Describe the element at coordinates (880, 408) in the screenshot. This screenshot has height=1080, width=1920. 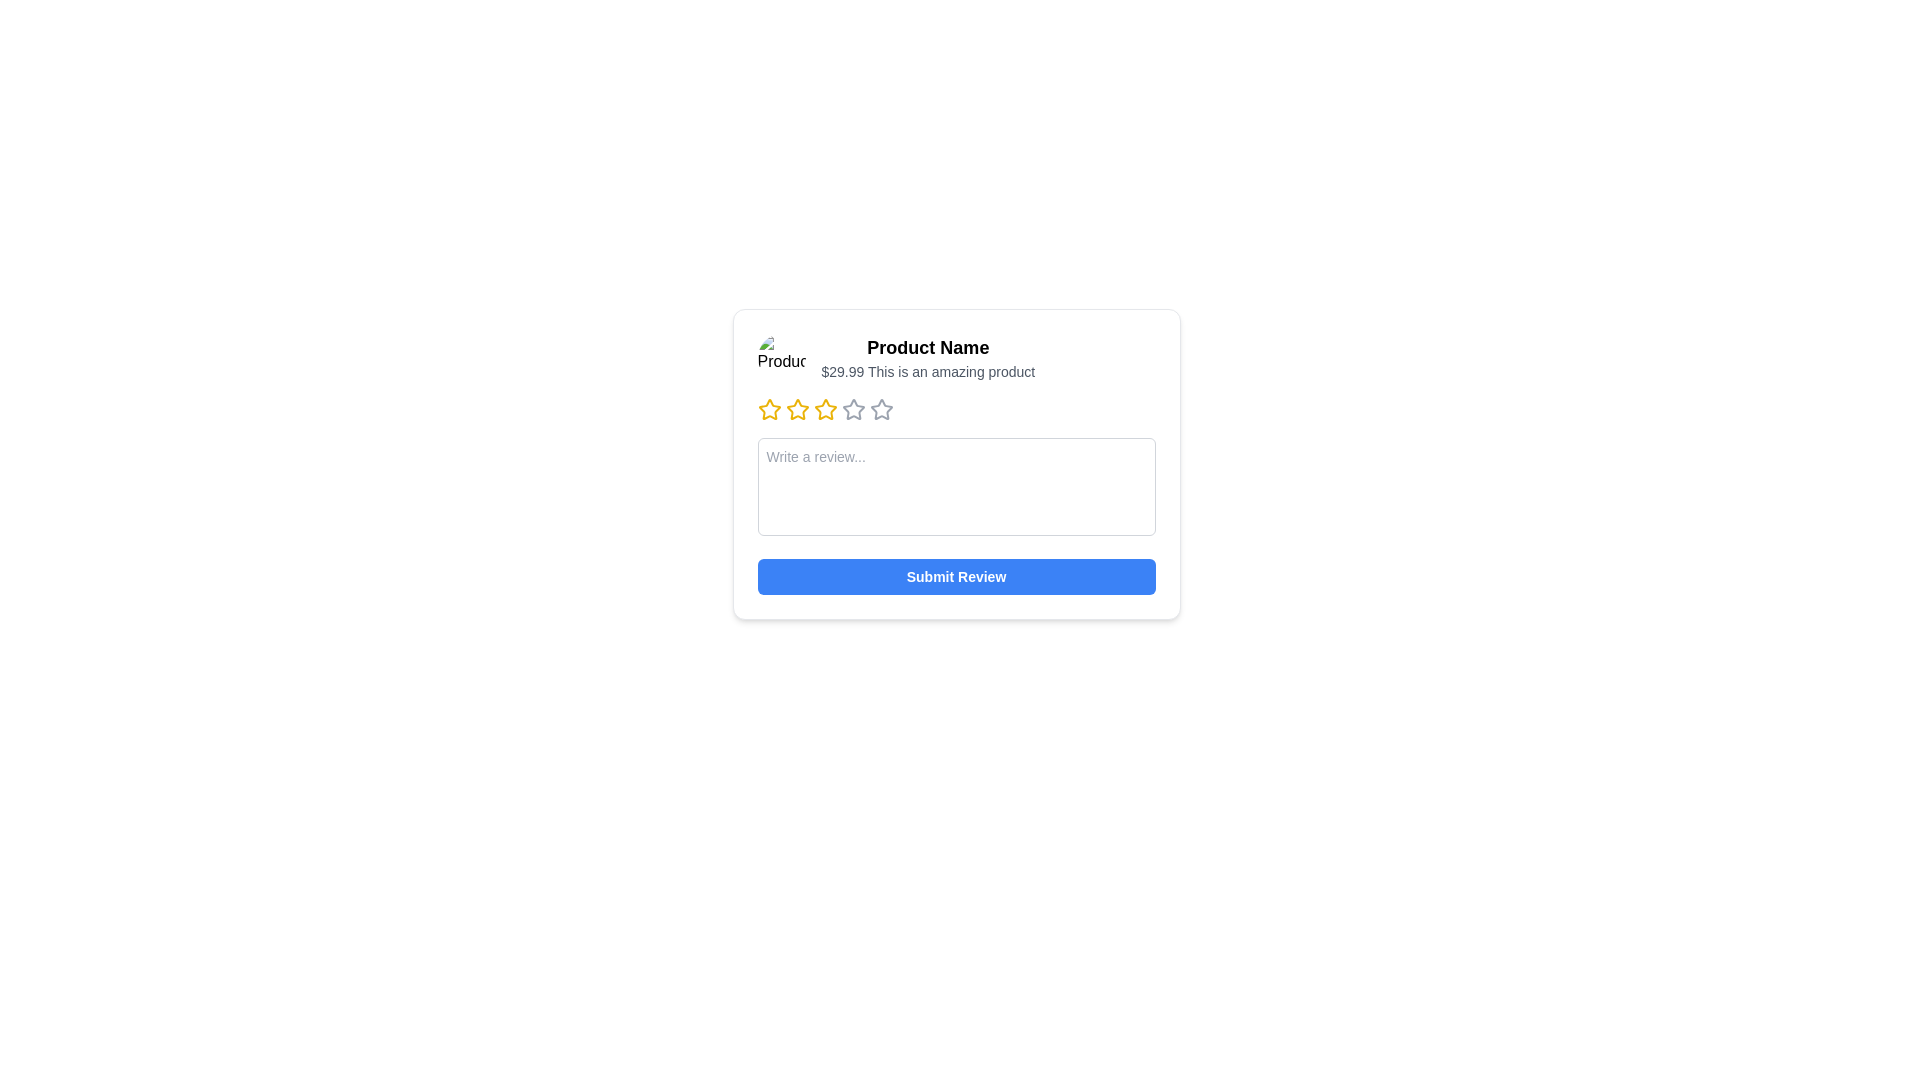
I see `the fourth star icon in the rating component` at that location.